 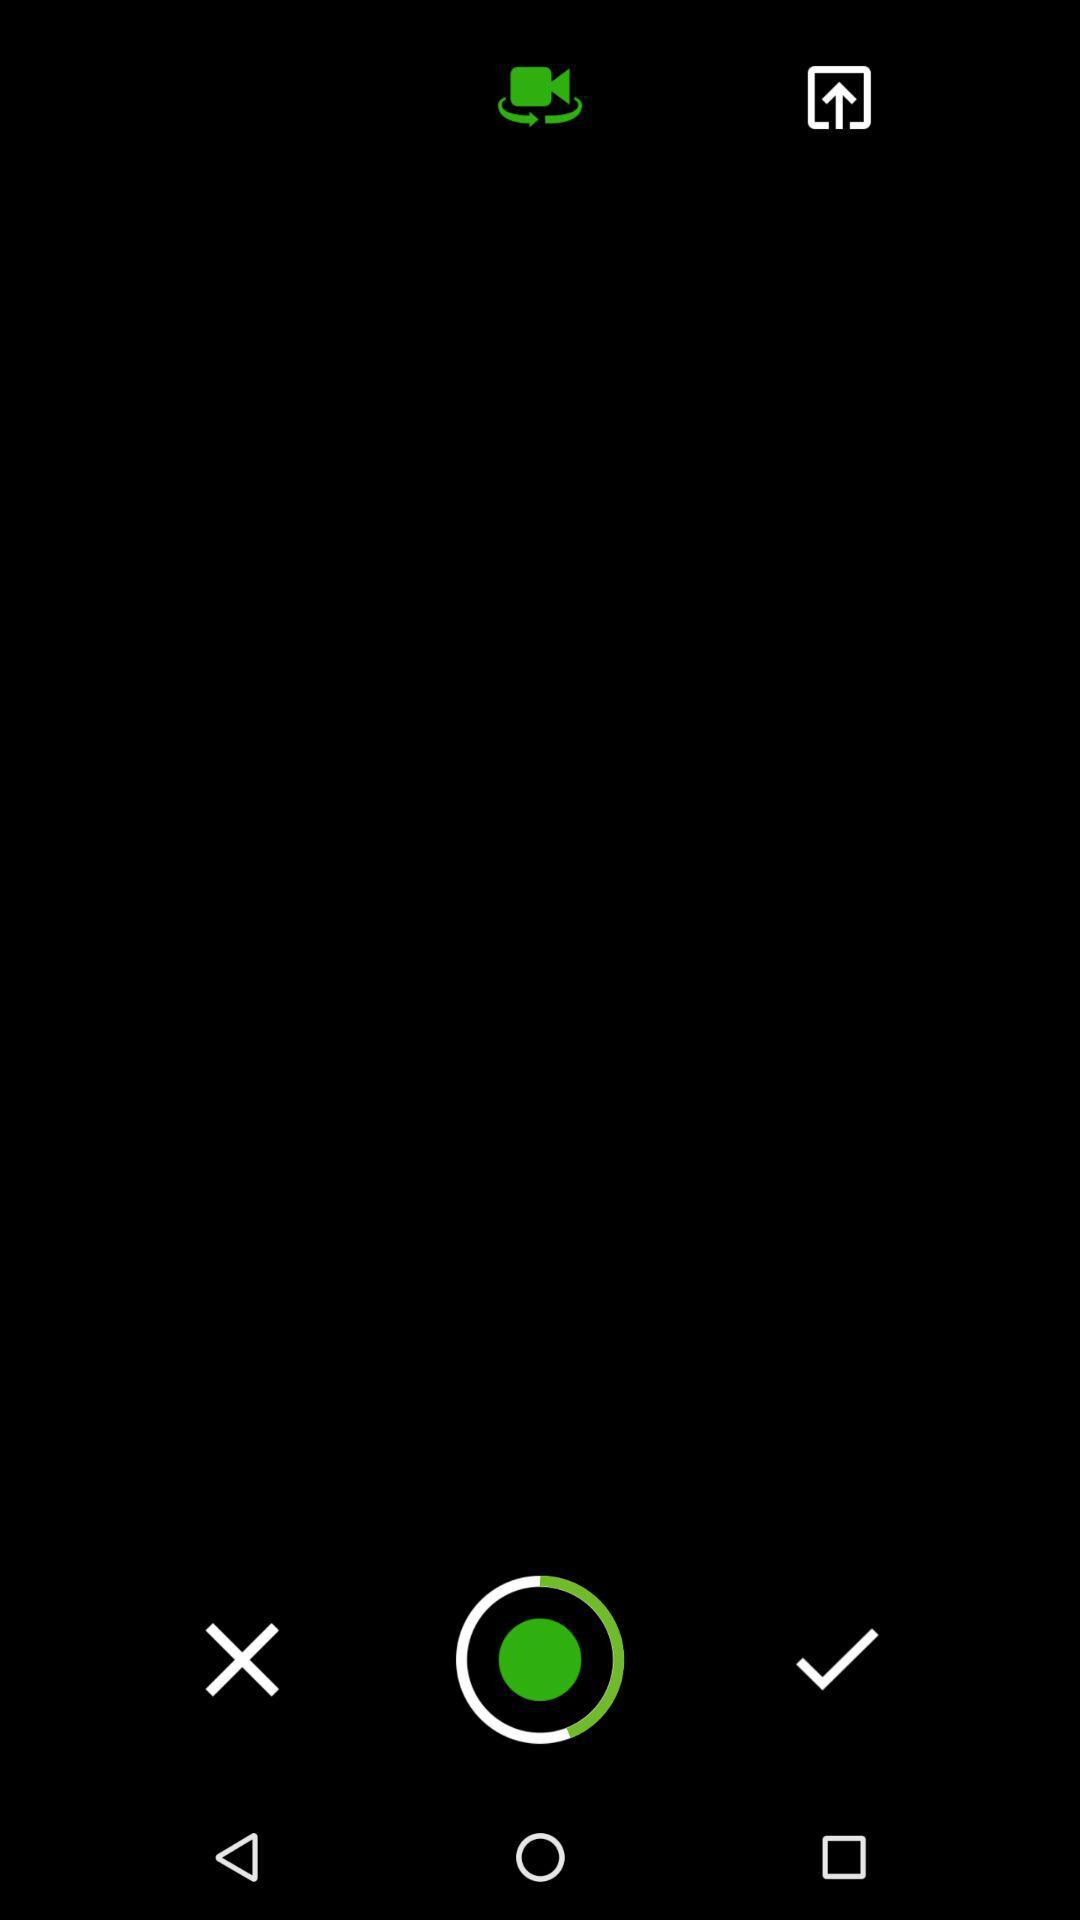 What do you see at coordinates (838, 96) in the screenshot?
I see `upload` at bounding box center [838, 96].